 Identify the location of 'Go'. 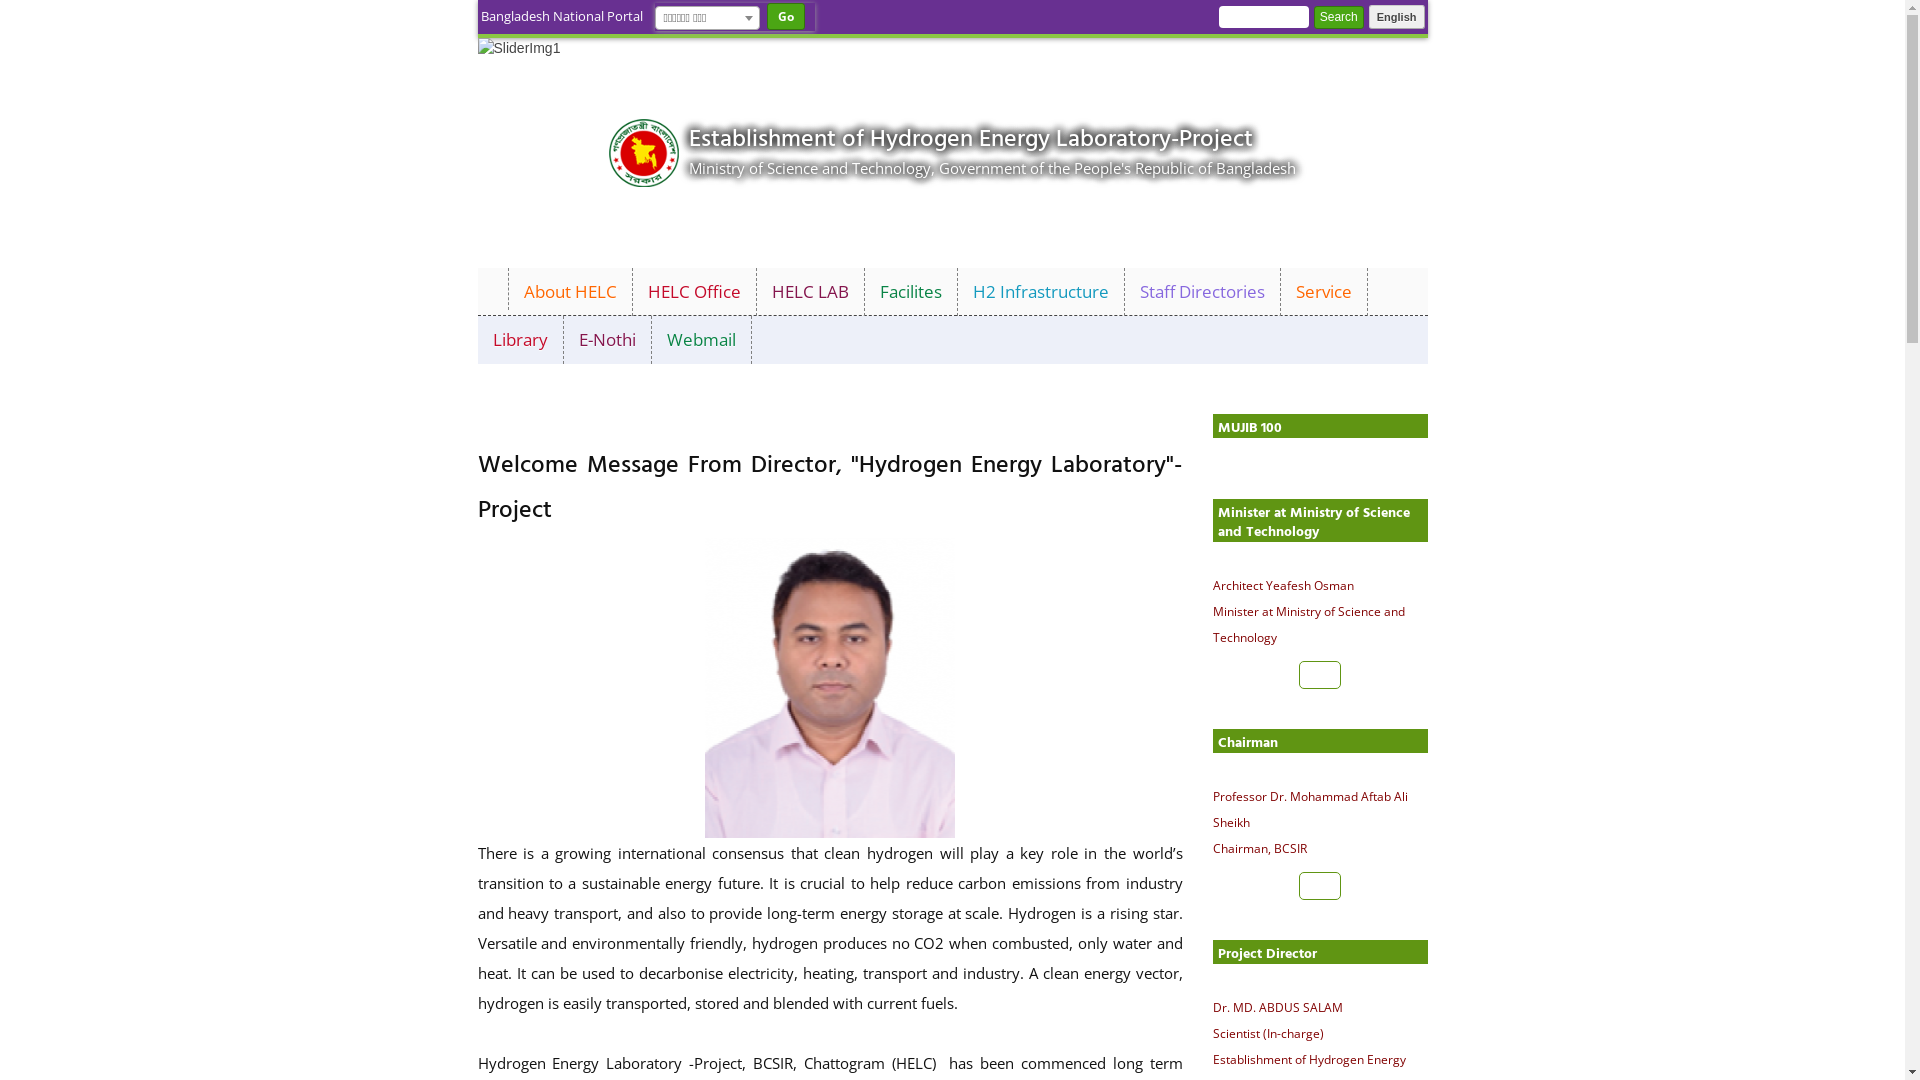
(784, 16).